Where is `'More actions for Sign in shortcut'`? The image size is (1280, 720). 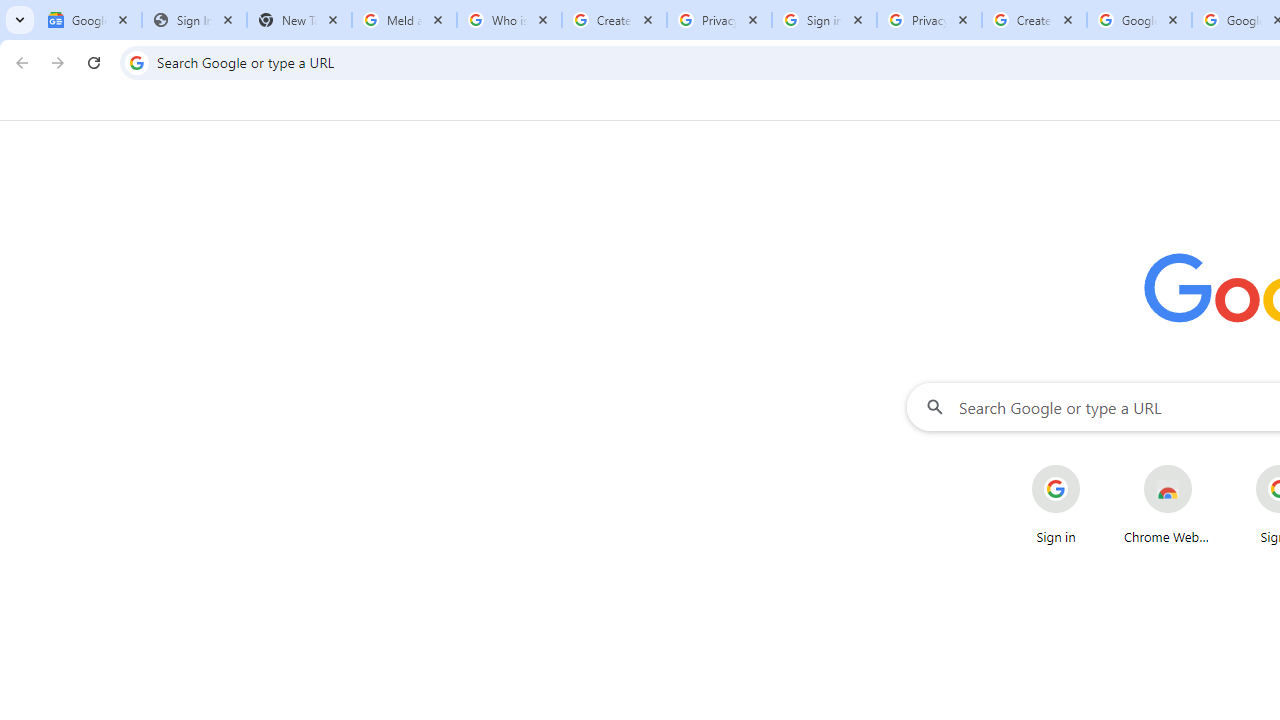 'More actions for Sign in shortcut' is located at coordinates (1094, 466).